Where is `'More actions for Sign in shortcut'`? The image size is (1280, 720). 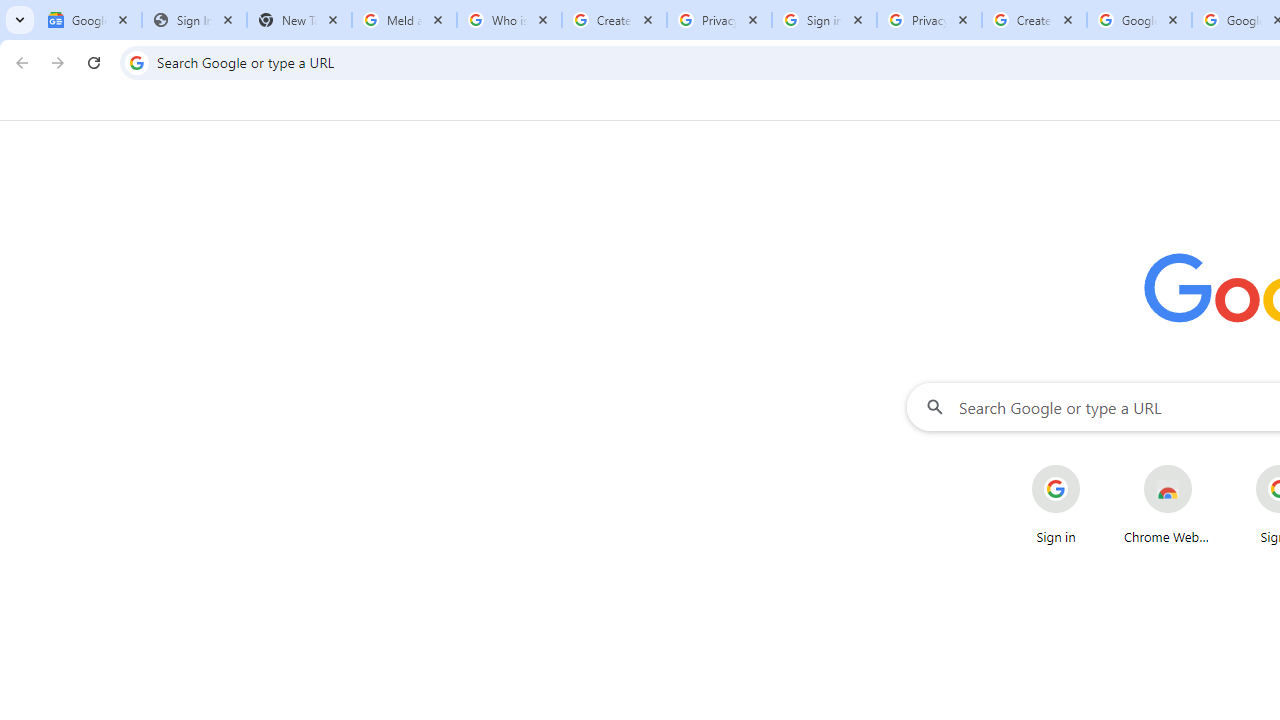 'More actions for Sign in shortcut' is located at coordinates (1094, 466).